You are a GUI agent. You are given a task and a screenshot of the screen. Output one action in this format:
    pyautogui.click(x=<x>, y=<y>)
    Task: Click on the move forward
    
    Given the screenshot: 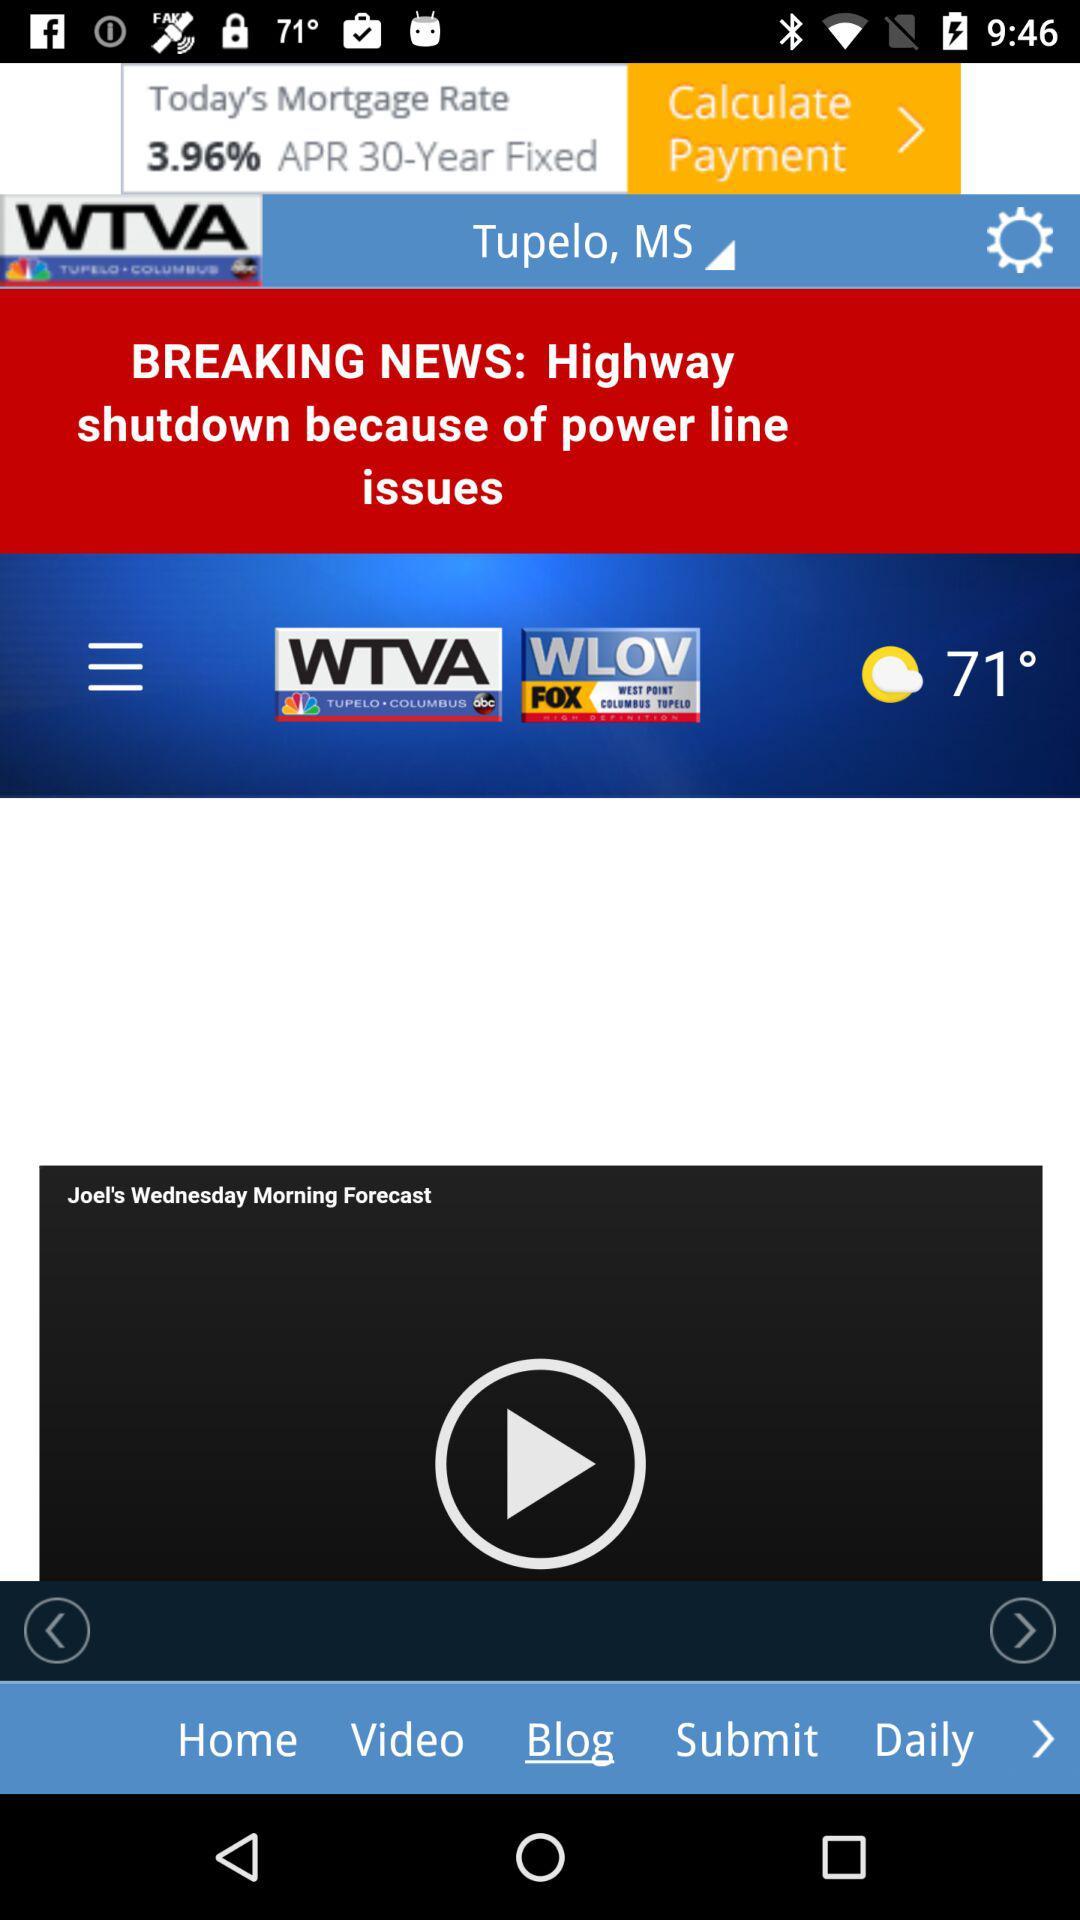 What is the action you would take?
    pyautogui.click(x=1042, y=1737)
    